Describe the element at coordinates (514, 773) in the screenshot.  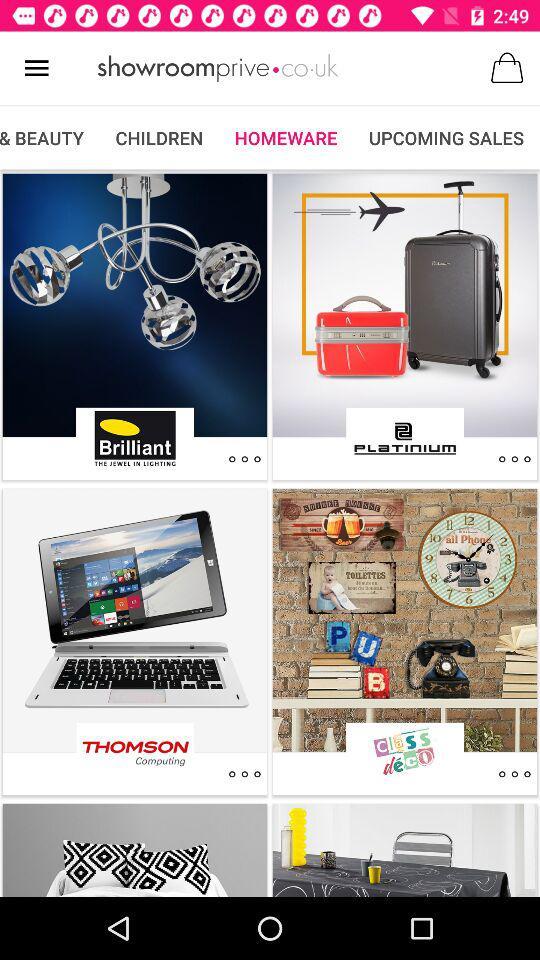
I see `display options` at that location.